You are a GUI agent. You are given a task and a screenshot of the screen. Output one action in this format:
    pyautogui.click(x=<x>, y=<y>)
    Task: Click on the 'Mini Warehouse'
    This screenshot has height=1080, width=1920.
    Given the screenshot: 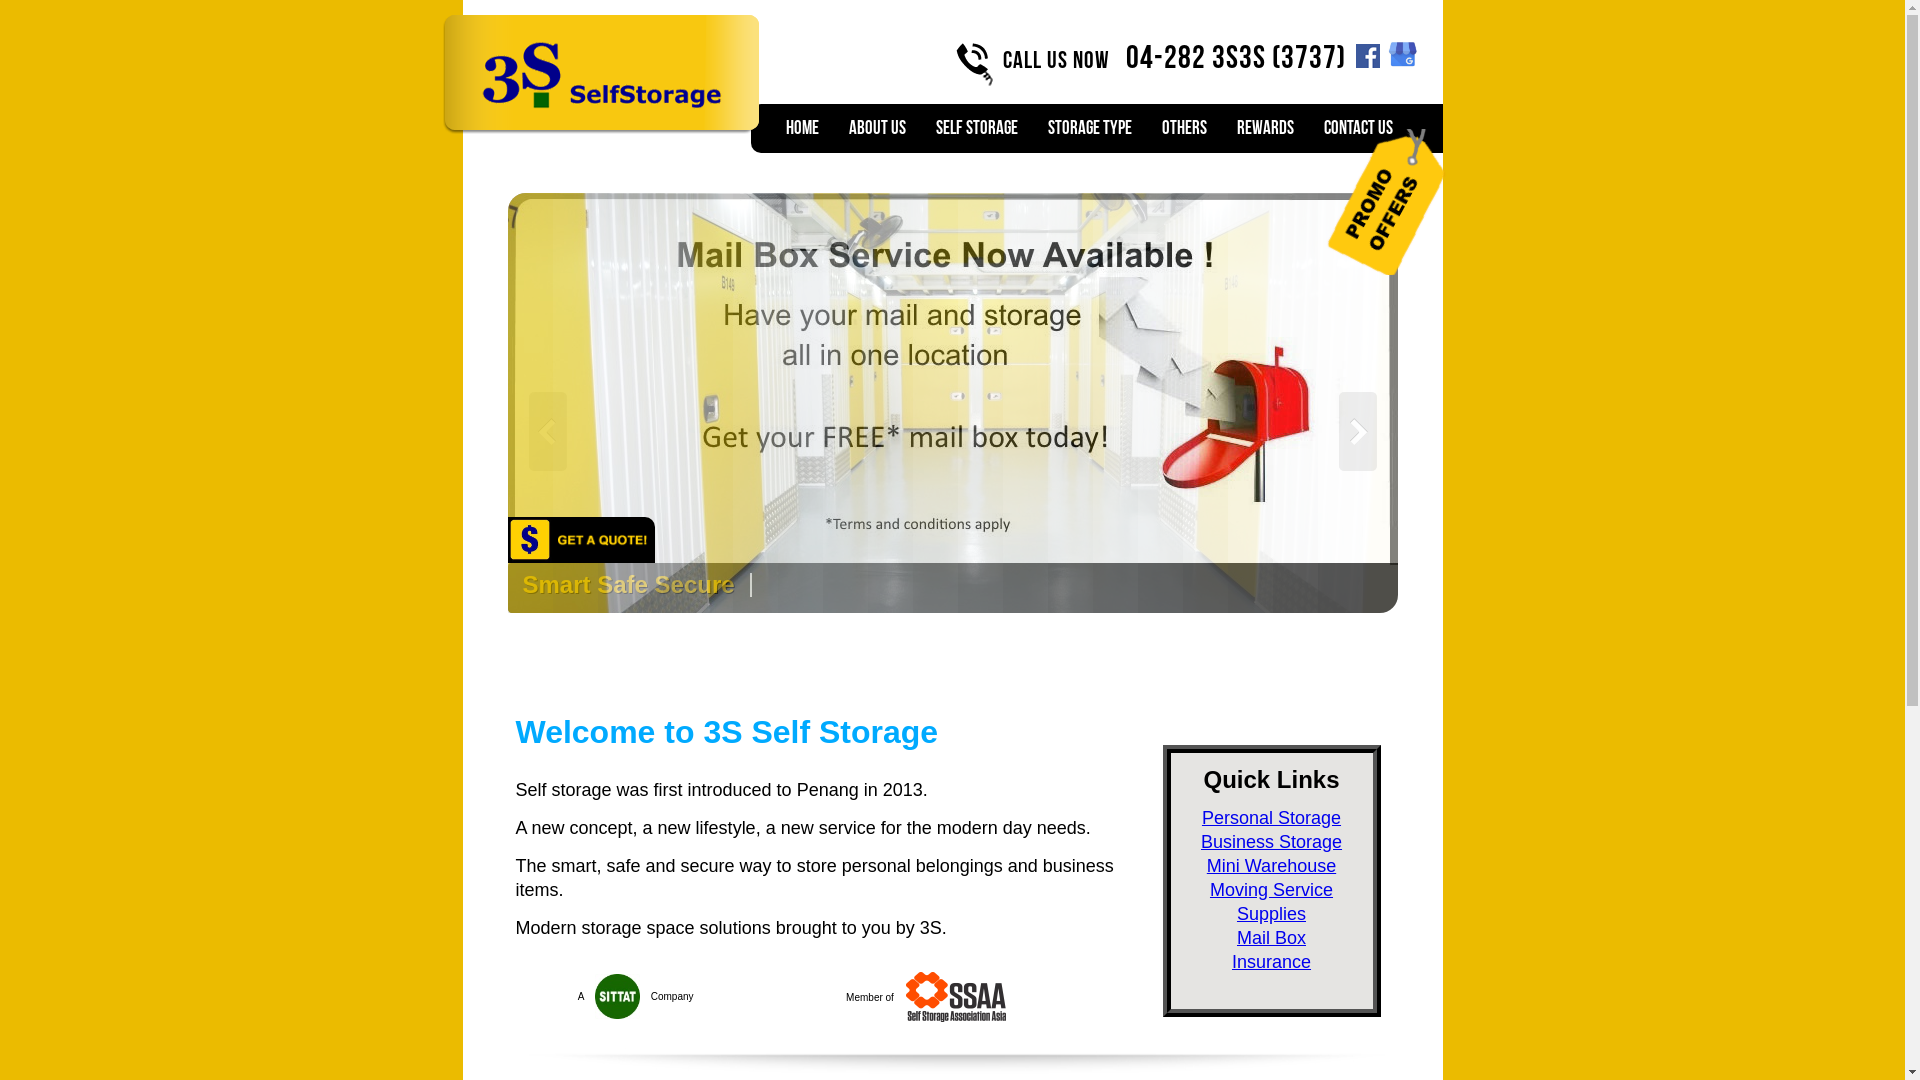 What is the action you would take?
    pyautogui.click(x=1270, y=865)
    